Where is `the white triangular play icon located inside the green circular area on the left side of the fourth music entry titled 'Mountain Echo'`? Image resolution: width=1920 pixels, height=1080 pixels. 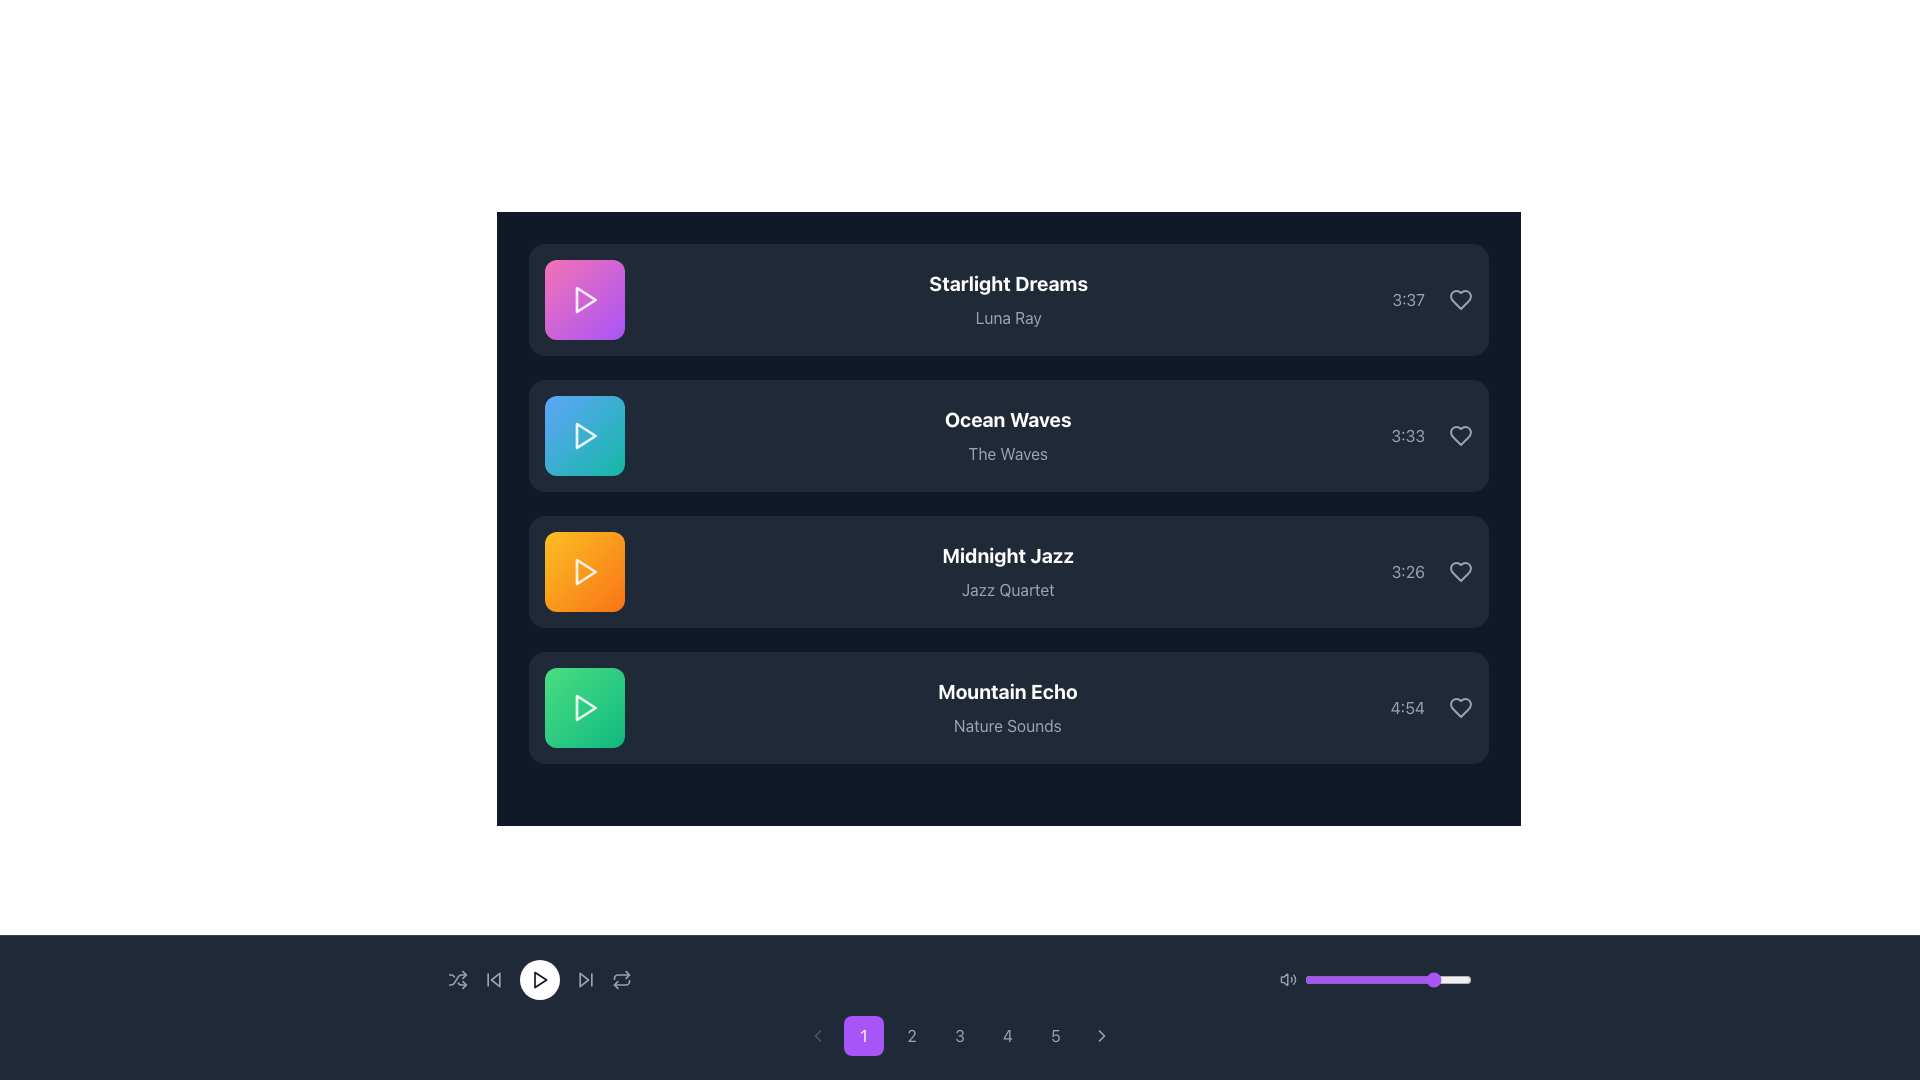
the white triangular play icon located inside the green circular area on the left side of the fourth music entry titled 'Mountain Echo' is located at coordinates (585, 707).